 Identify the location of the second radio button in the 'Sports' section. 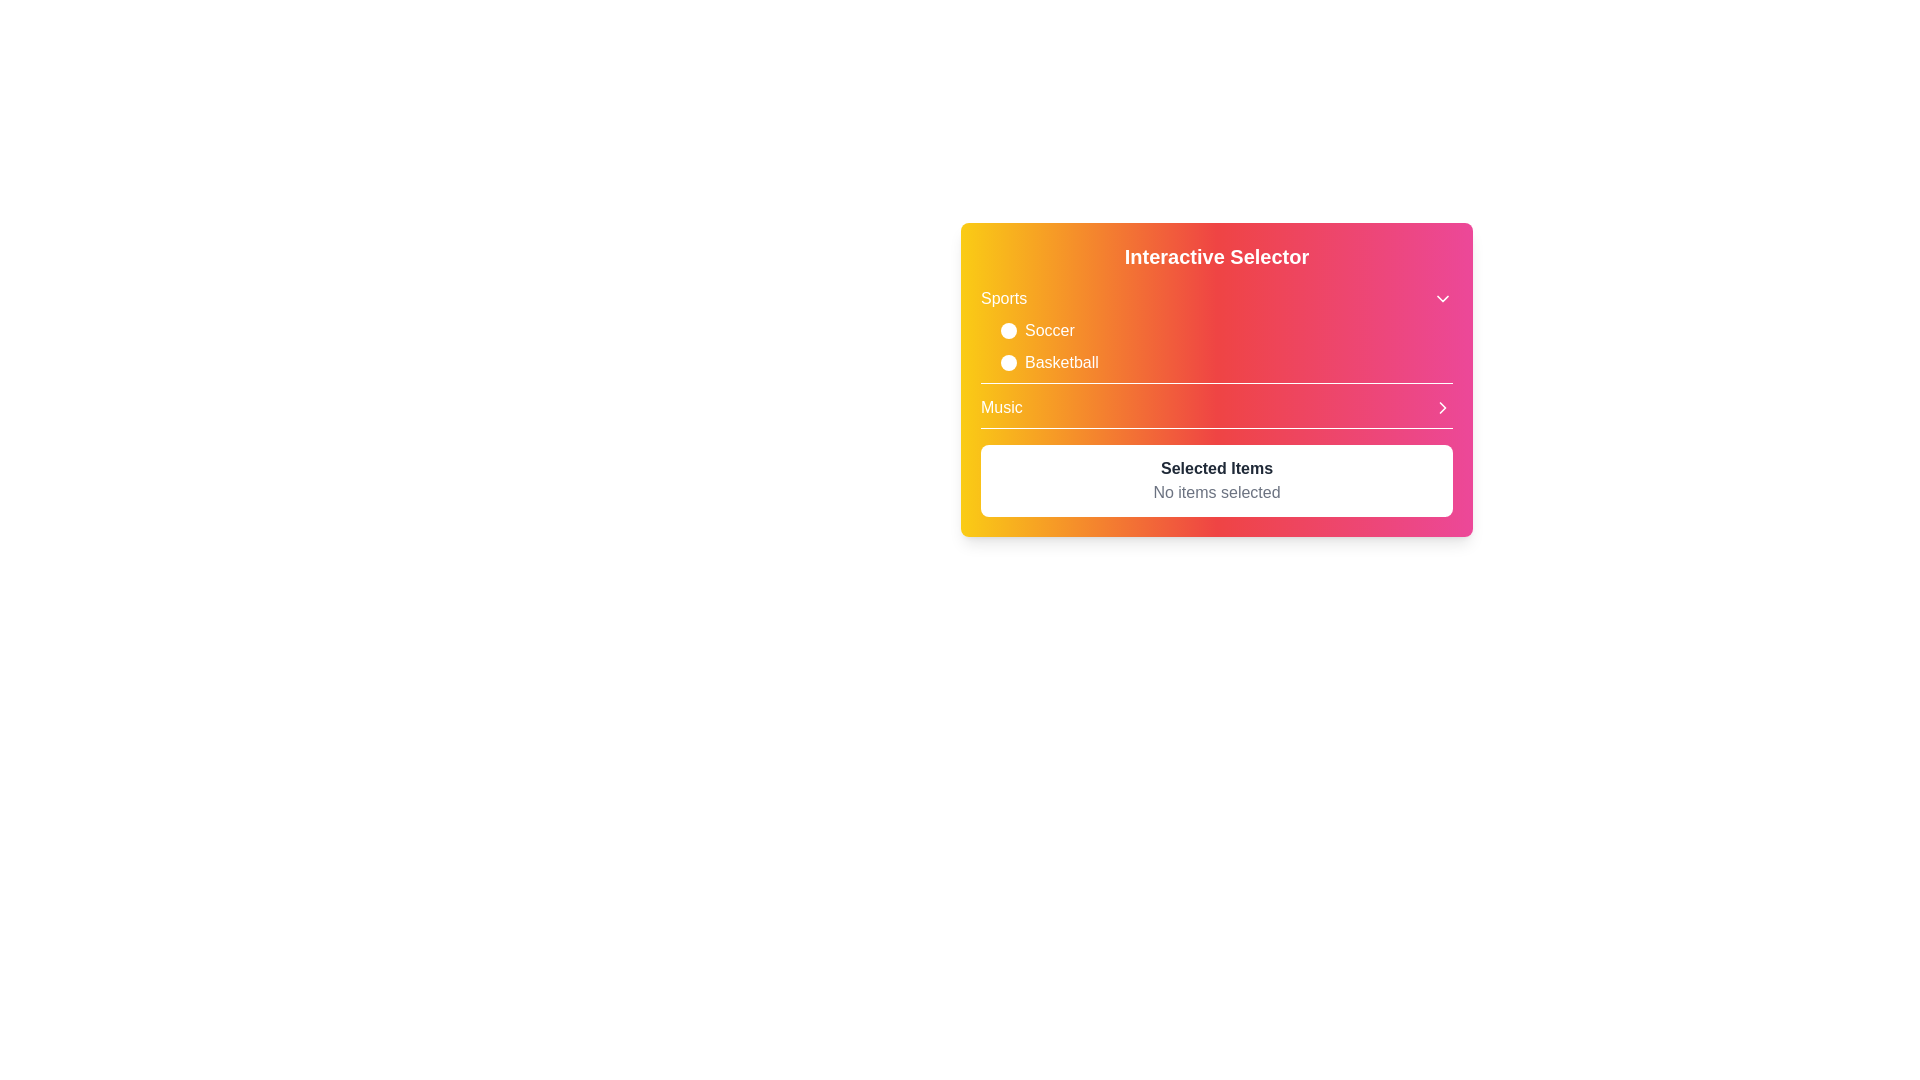
(1216, 346).